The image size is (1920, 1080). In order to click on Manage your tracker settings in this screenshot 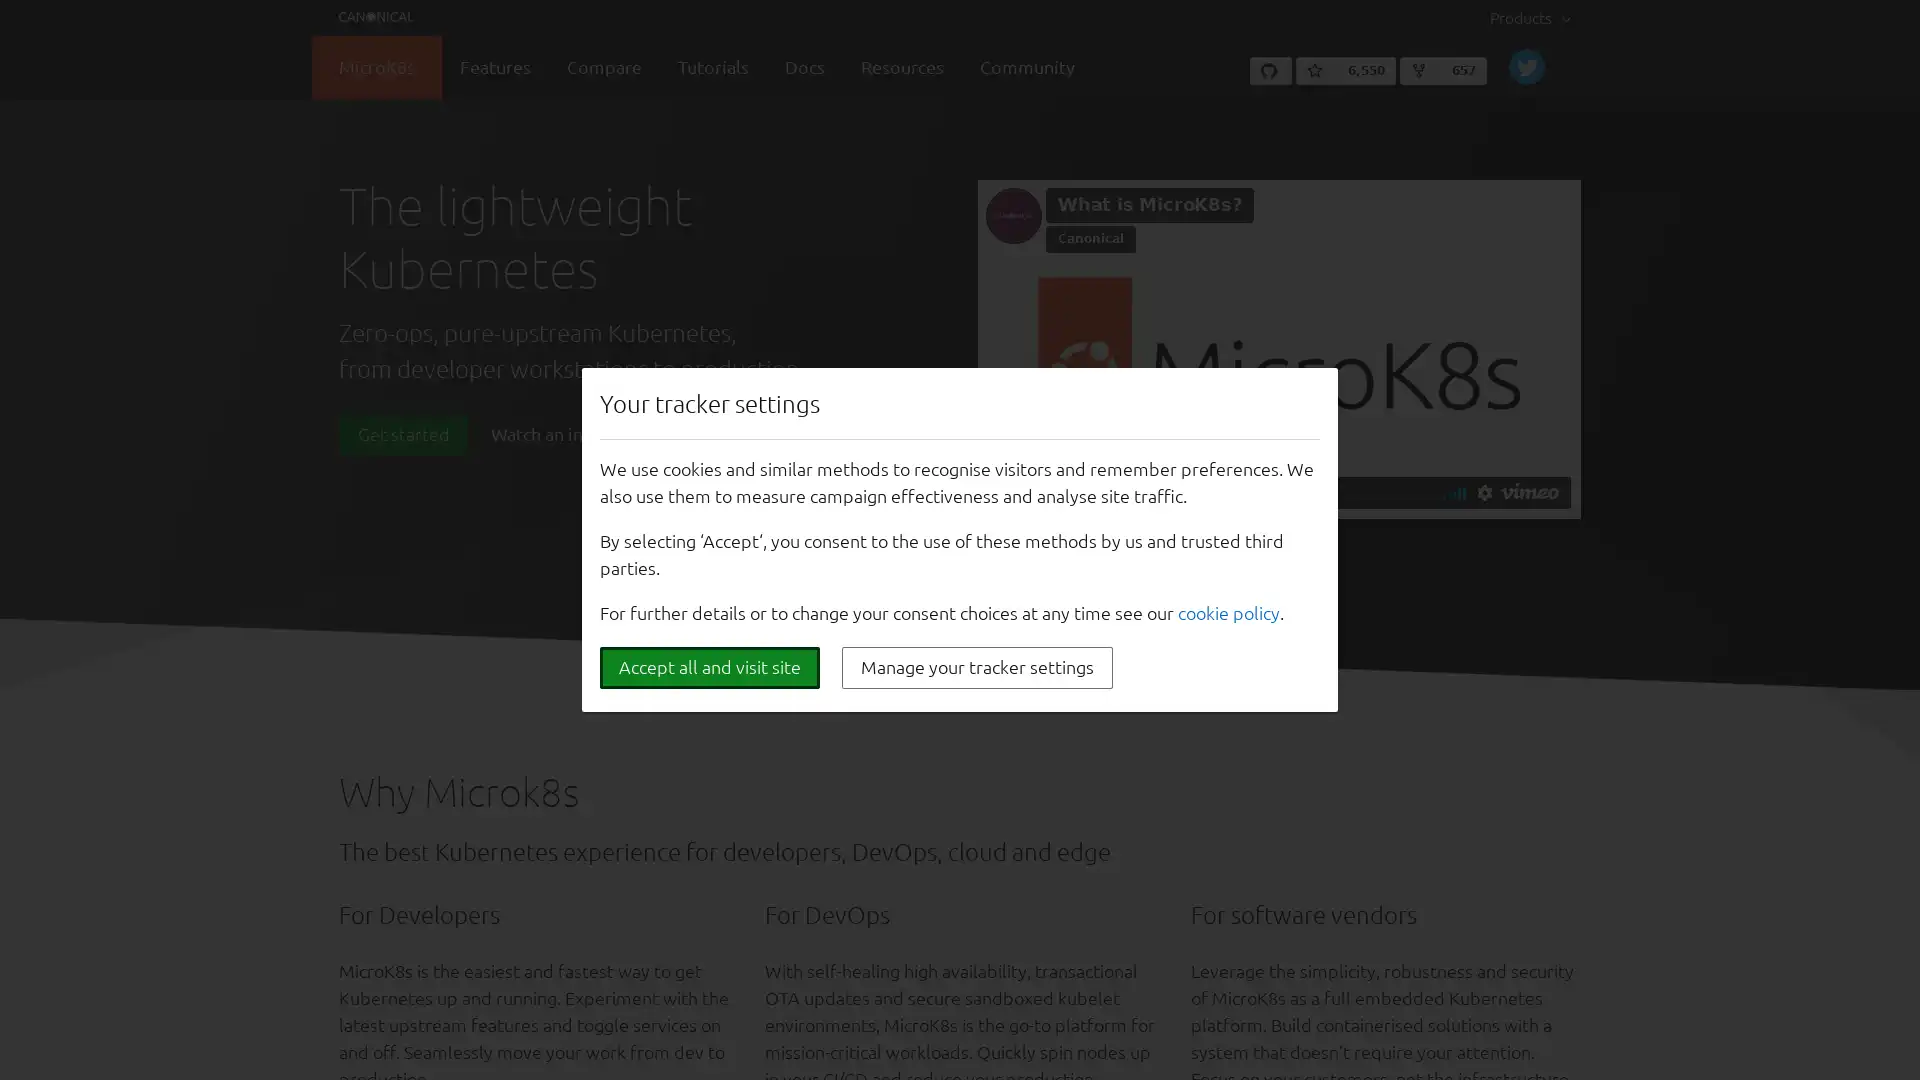, I will do `click(977, 667)`.